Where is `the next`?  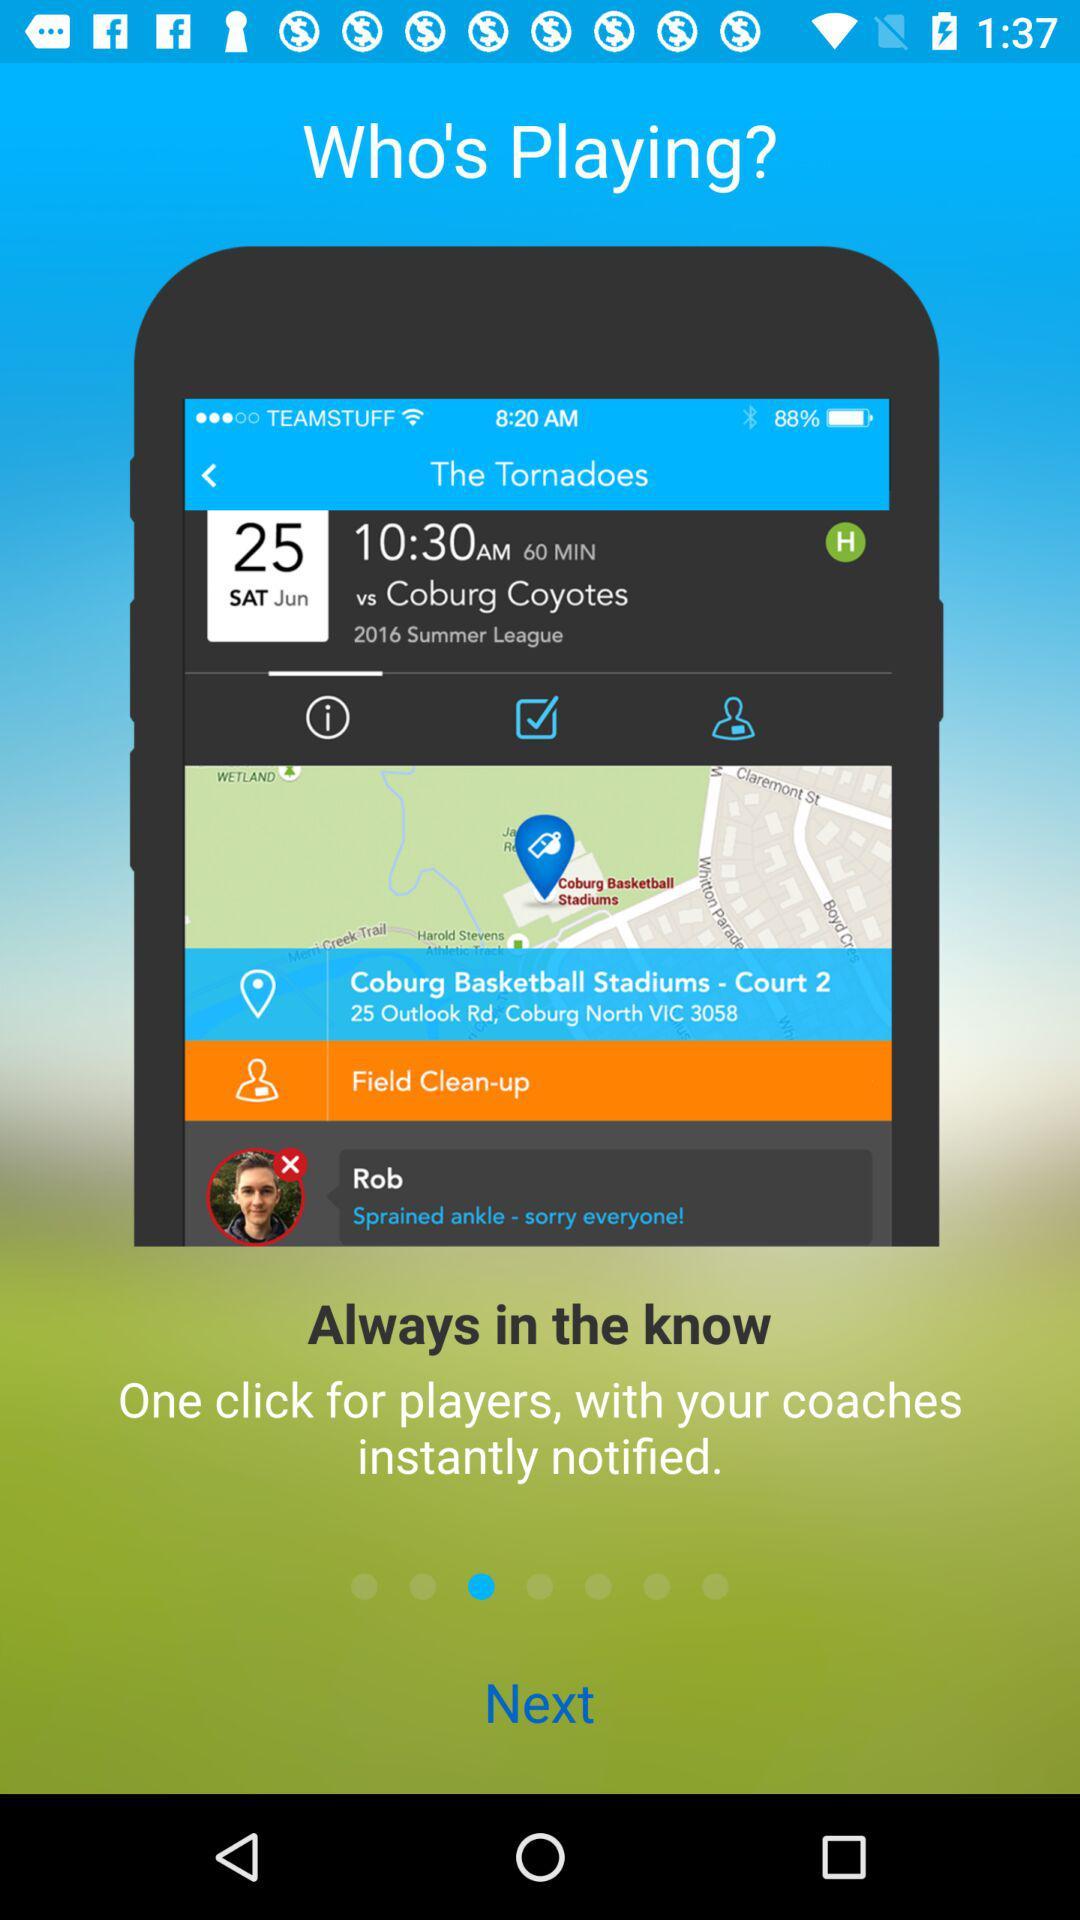 the next is located at coordinates (538, 1703).